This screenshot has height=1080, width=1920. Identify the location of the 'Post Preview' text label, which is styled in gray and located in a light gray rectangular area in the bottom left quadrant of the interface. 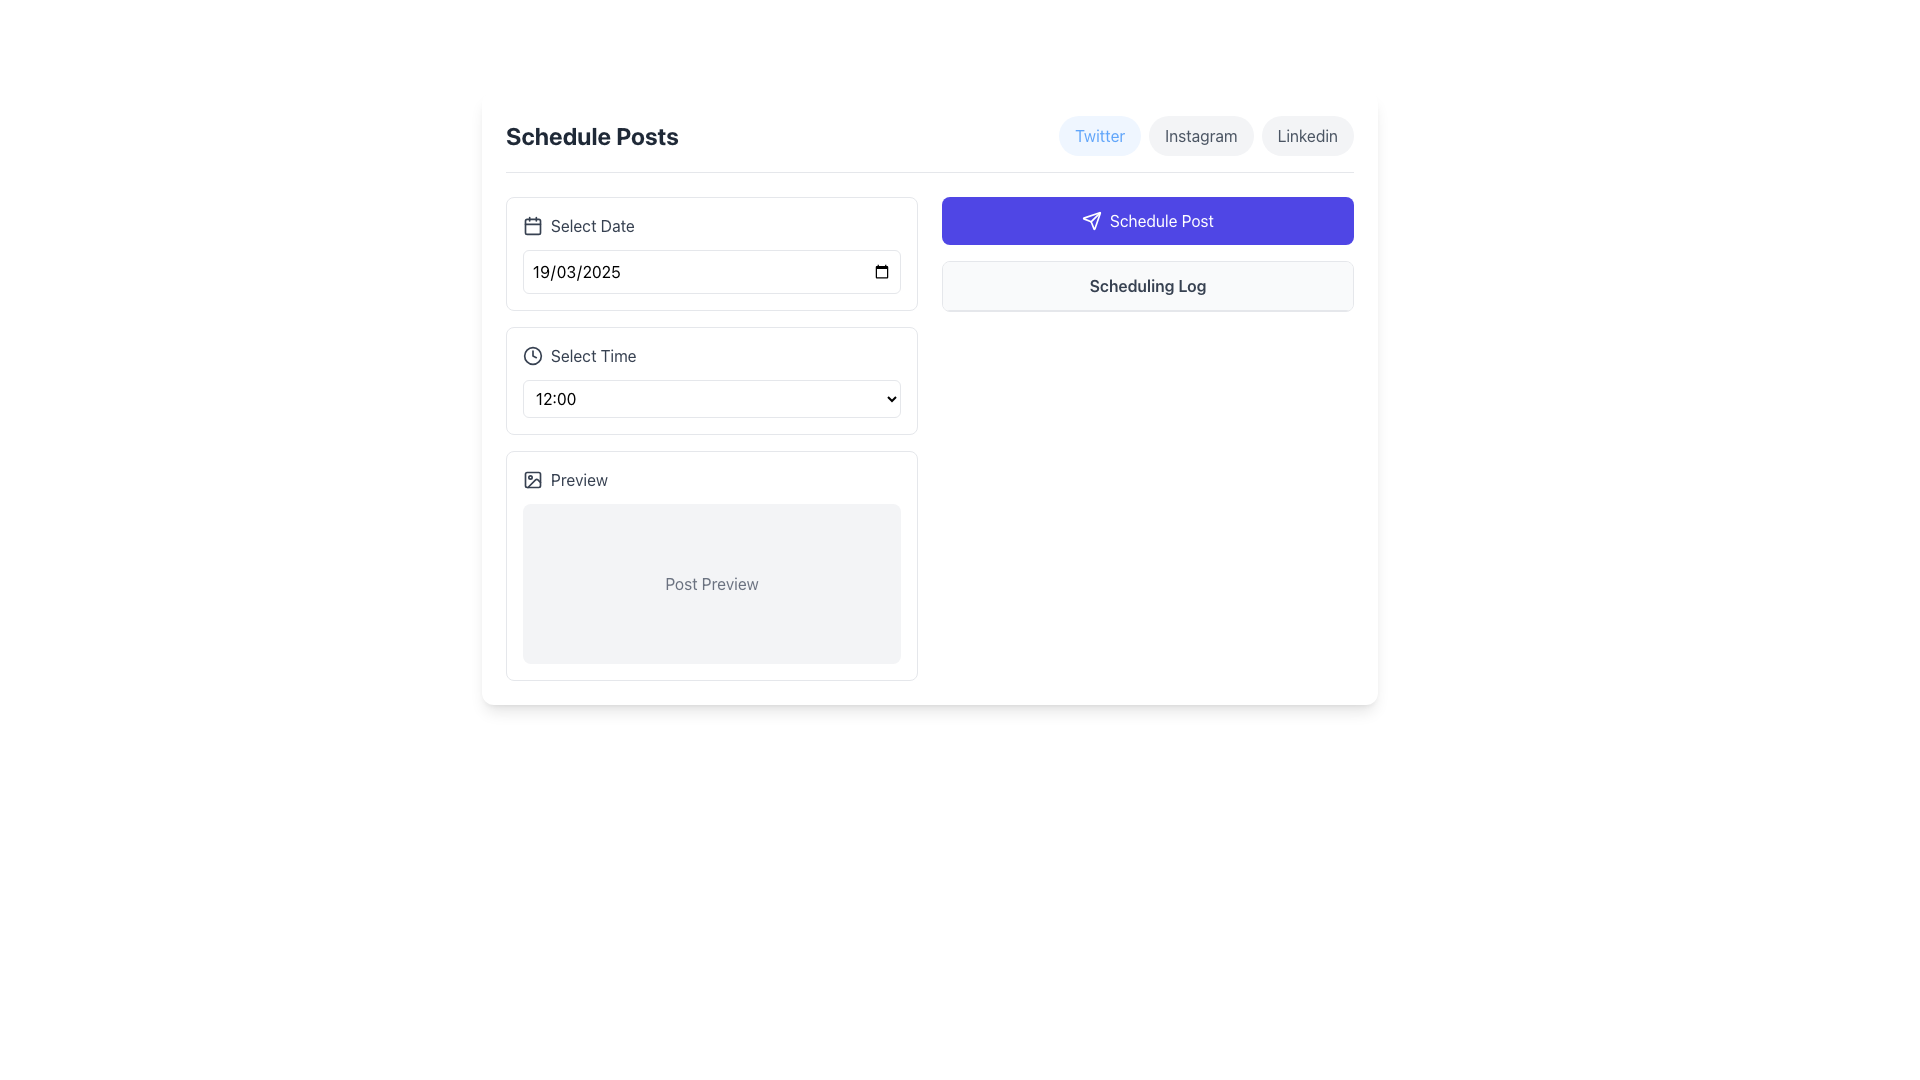
(711, 583).